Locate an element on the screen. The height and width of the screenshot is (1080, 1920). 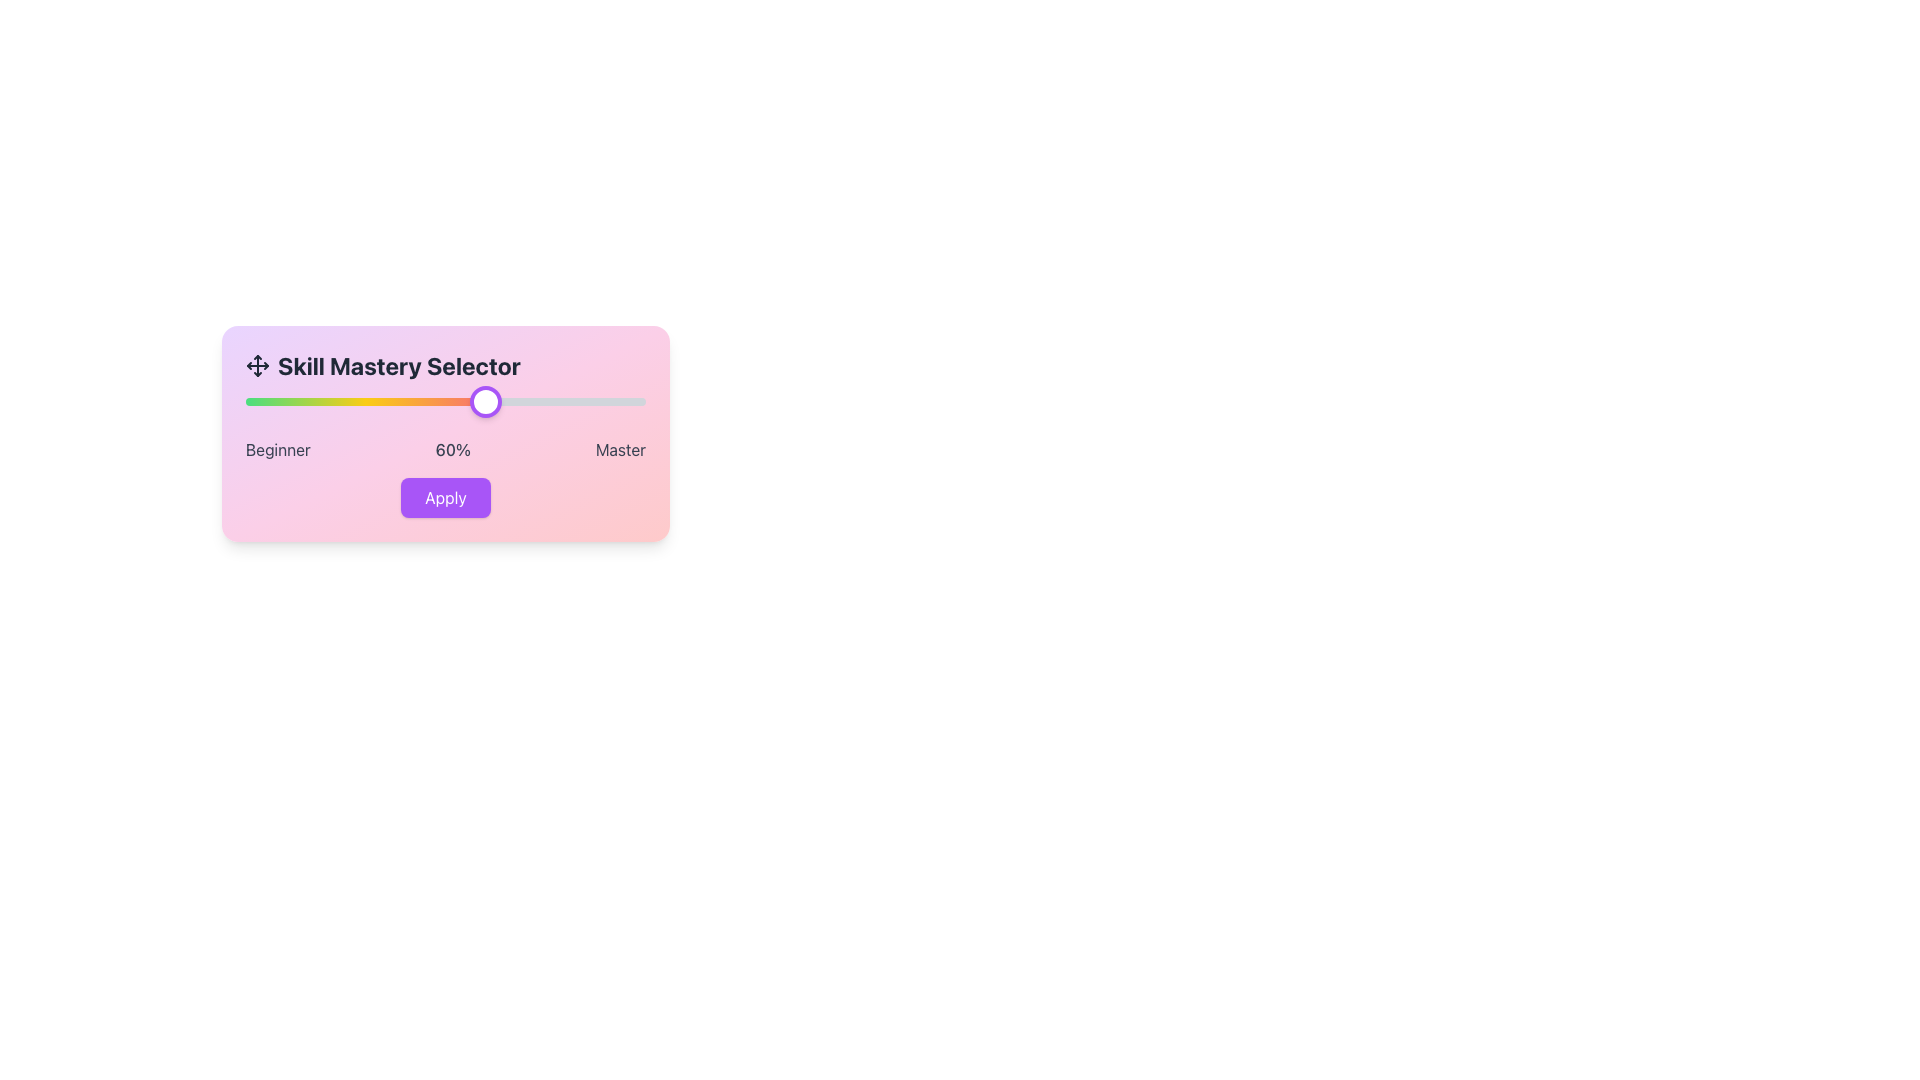
the slider position is located at coordinates (356, 401).